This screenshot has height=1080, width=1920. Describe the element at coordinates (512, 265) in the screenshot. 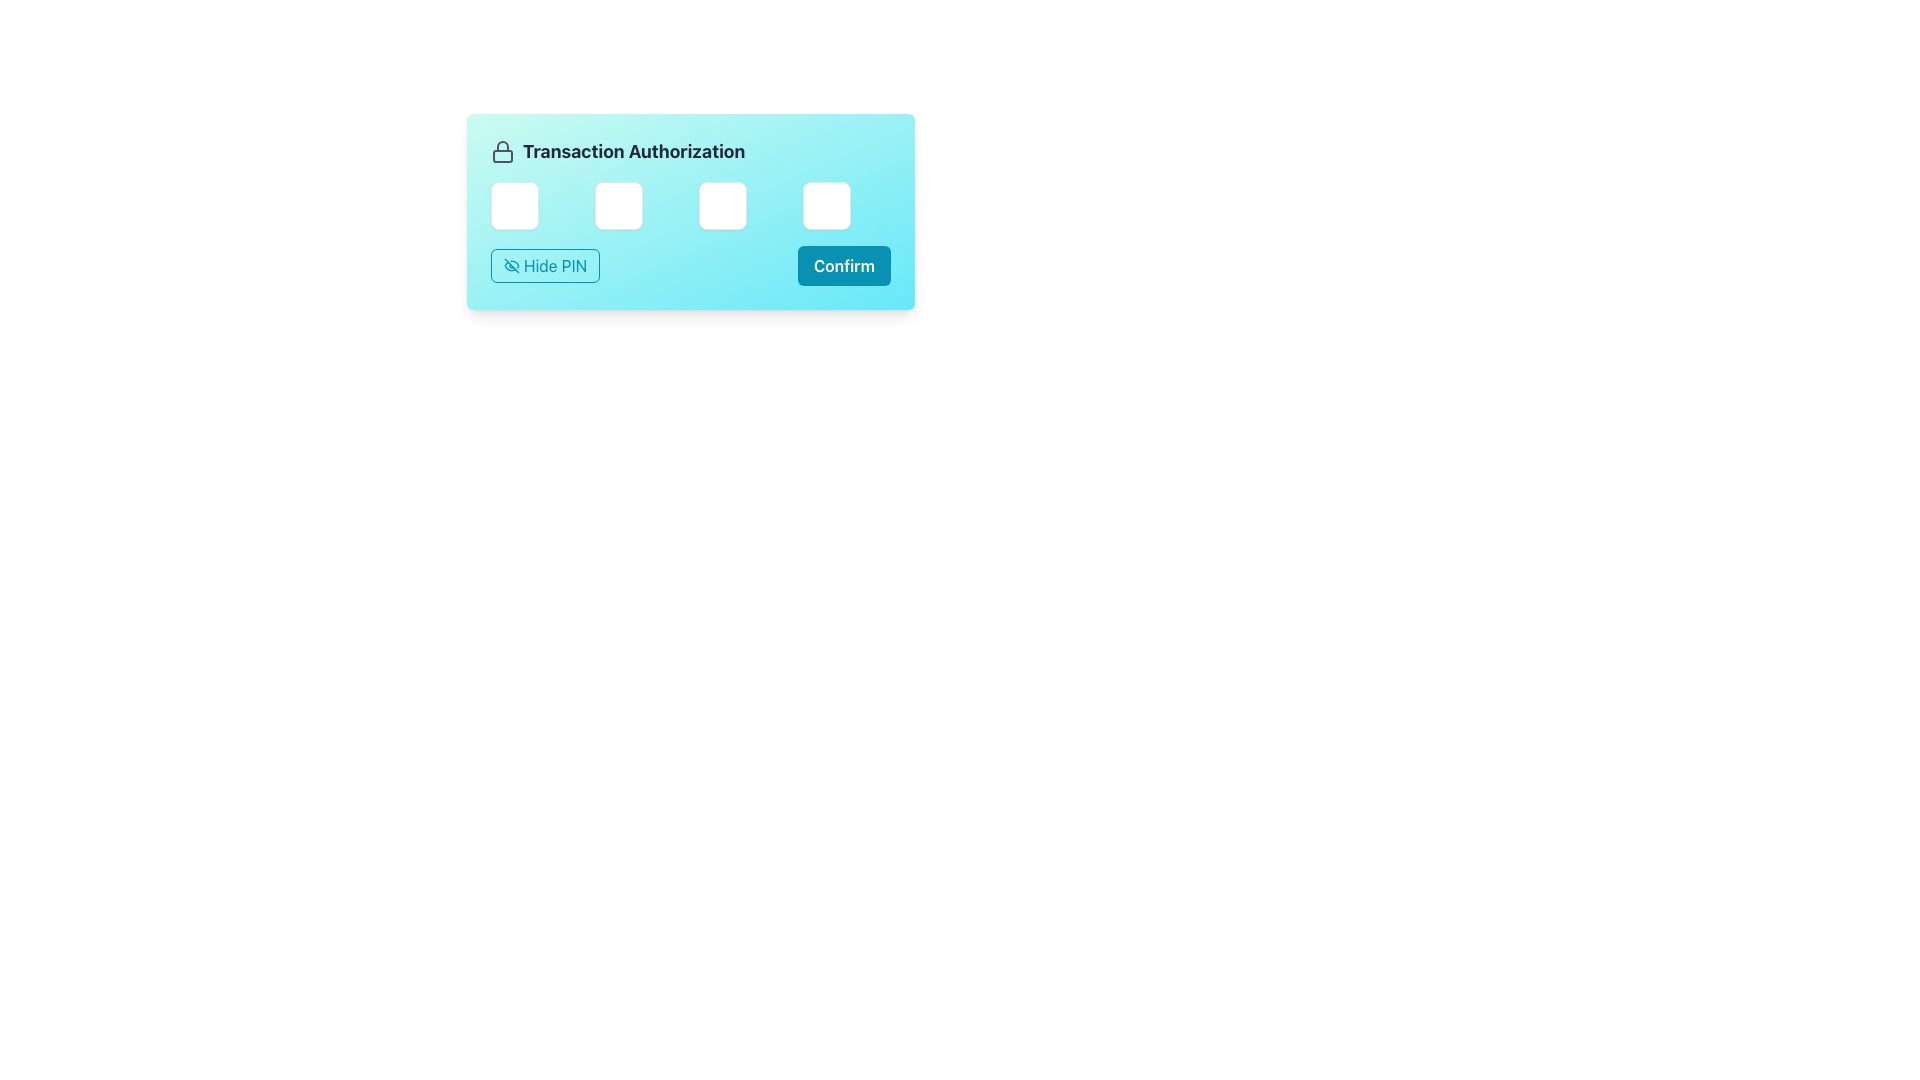

I see `the eye icon with a slash located to the left of the text 'Hide PIN' within the button at the bottom left of the transaction authorization interface` at that location.